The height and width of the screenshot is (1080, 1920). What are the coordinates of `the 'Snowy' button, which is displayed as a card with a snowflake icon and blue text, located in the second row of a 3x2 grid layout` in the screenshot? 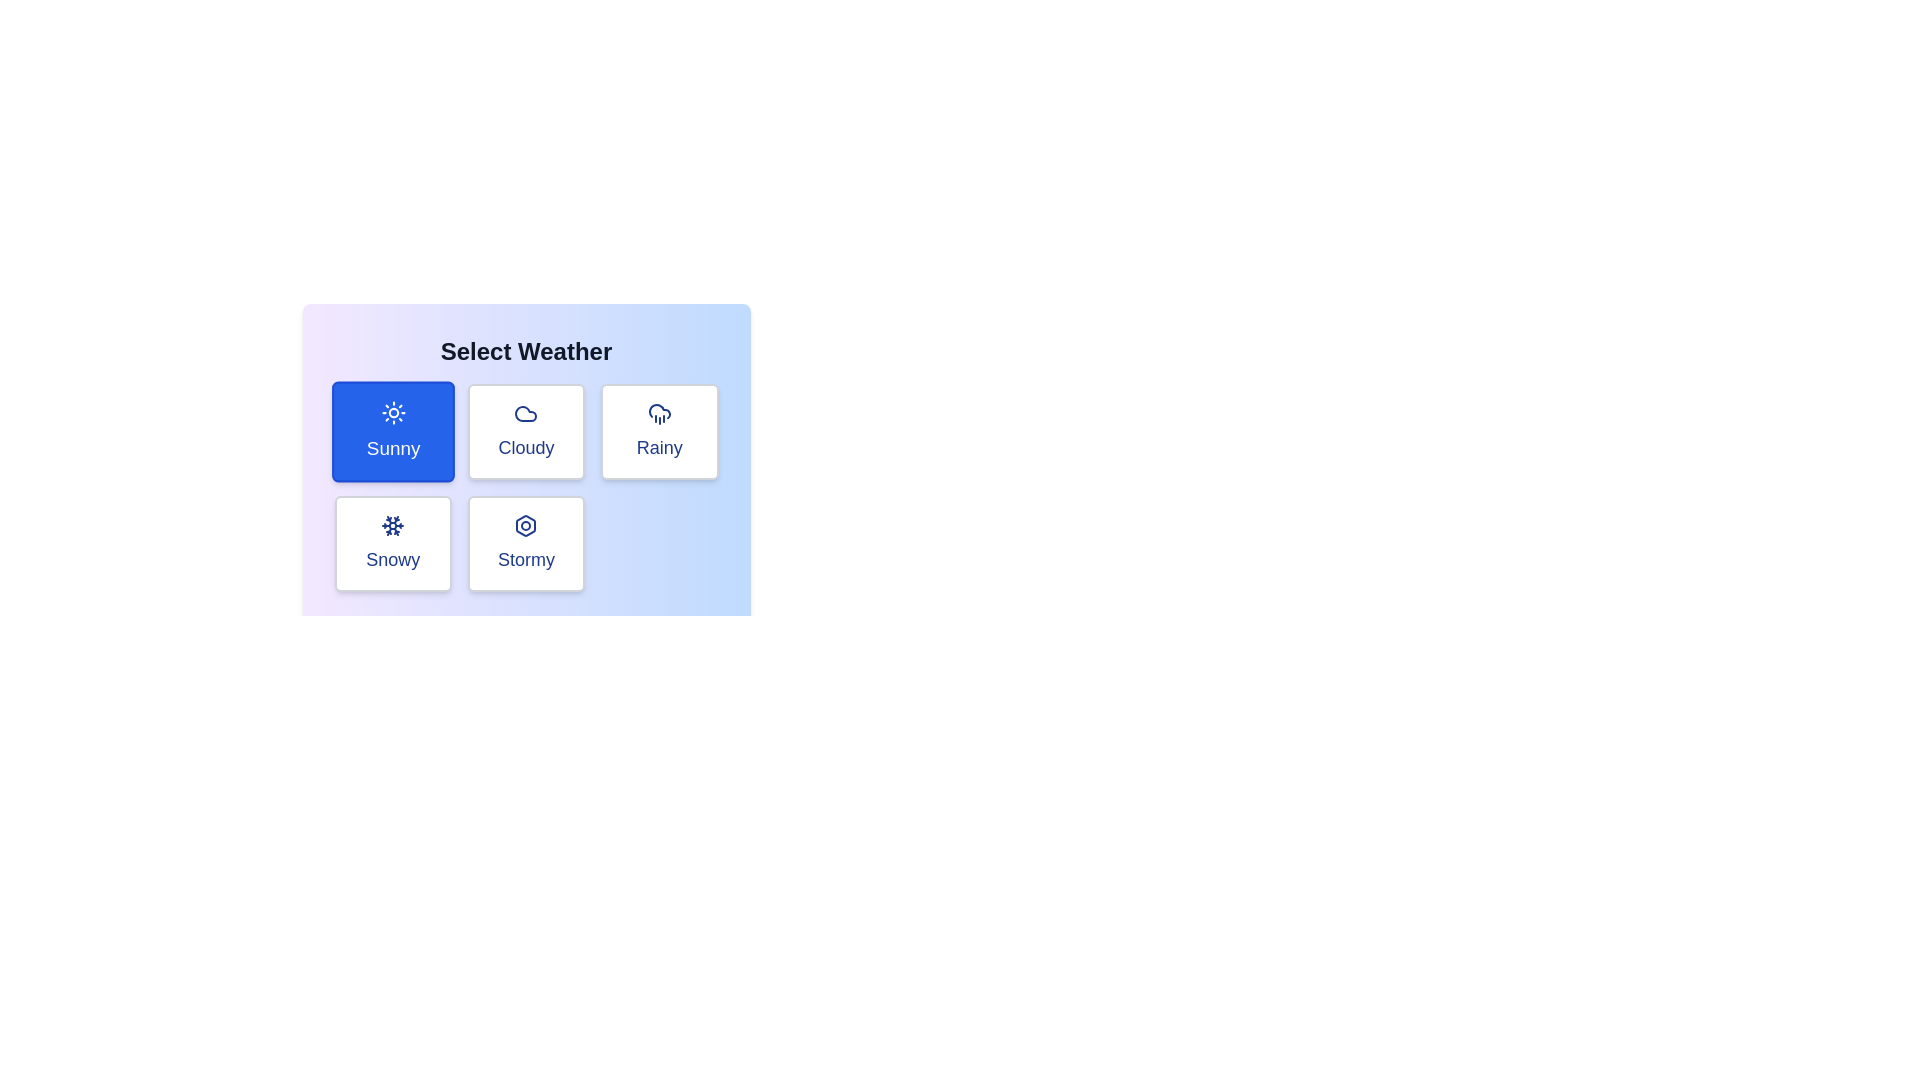 It's located at (393, 543).